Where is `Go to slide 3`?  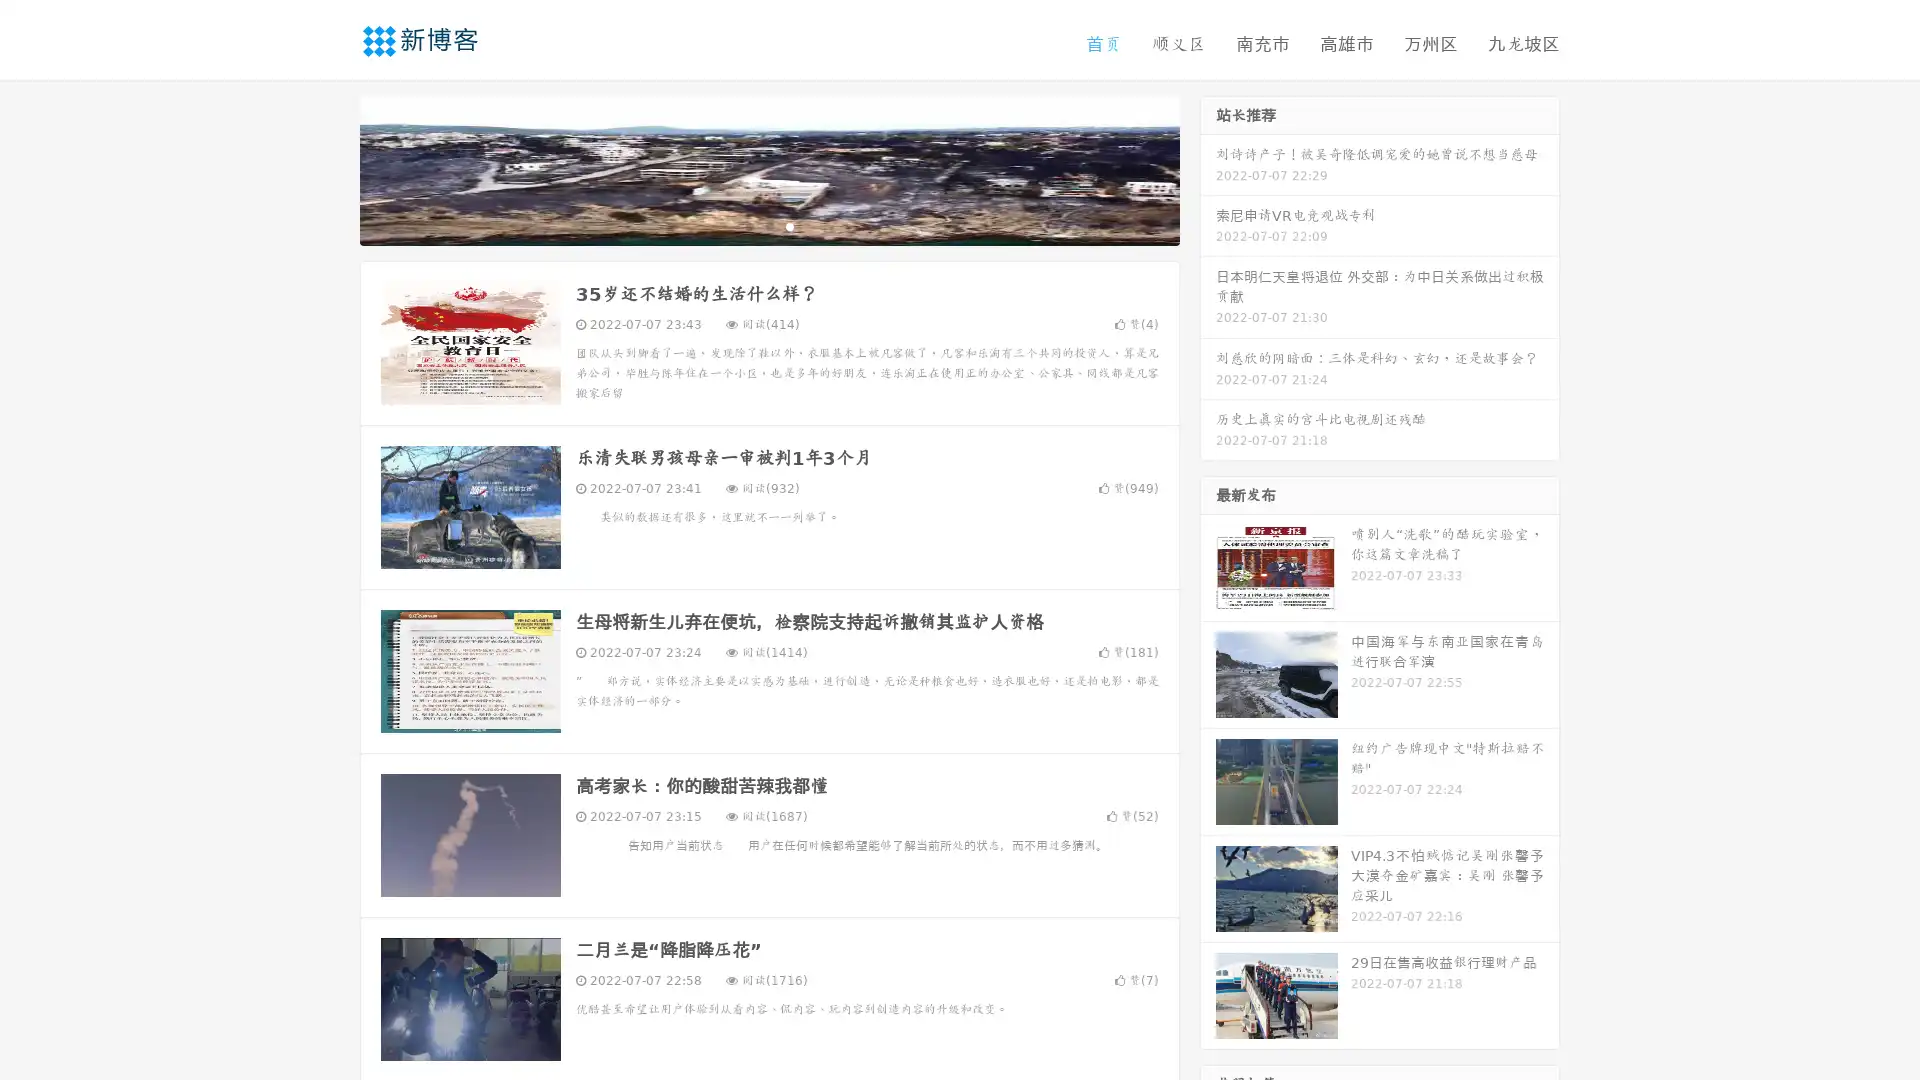
Go to slide 3 is located at coordinates (789, 225).